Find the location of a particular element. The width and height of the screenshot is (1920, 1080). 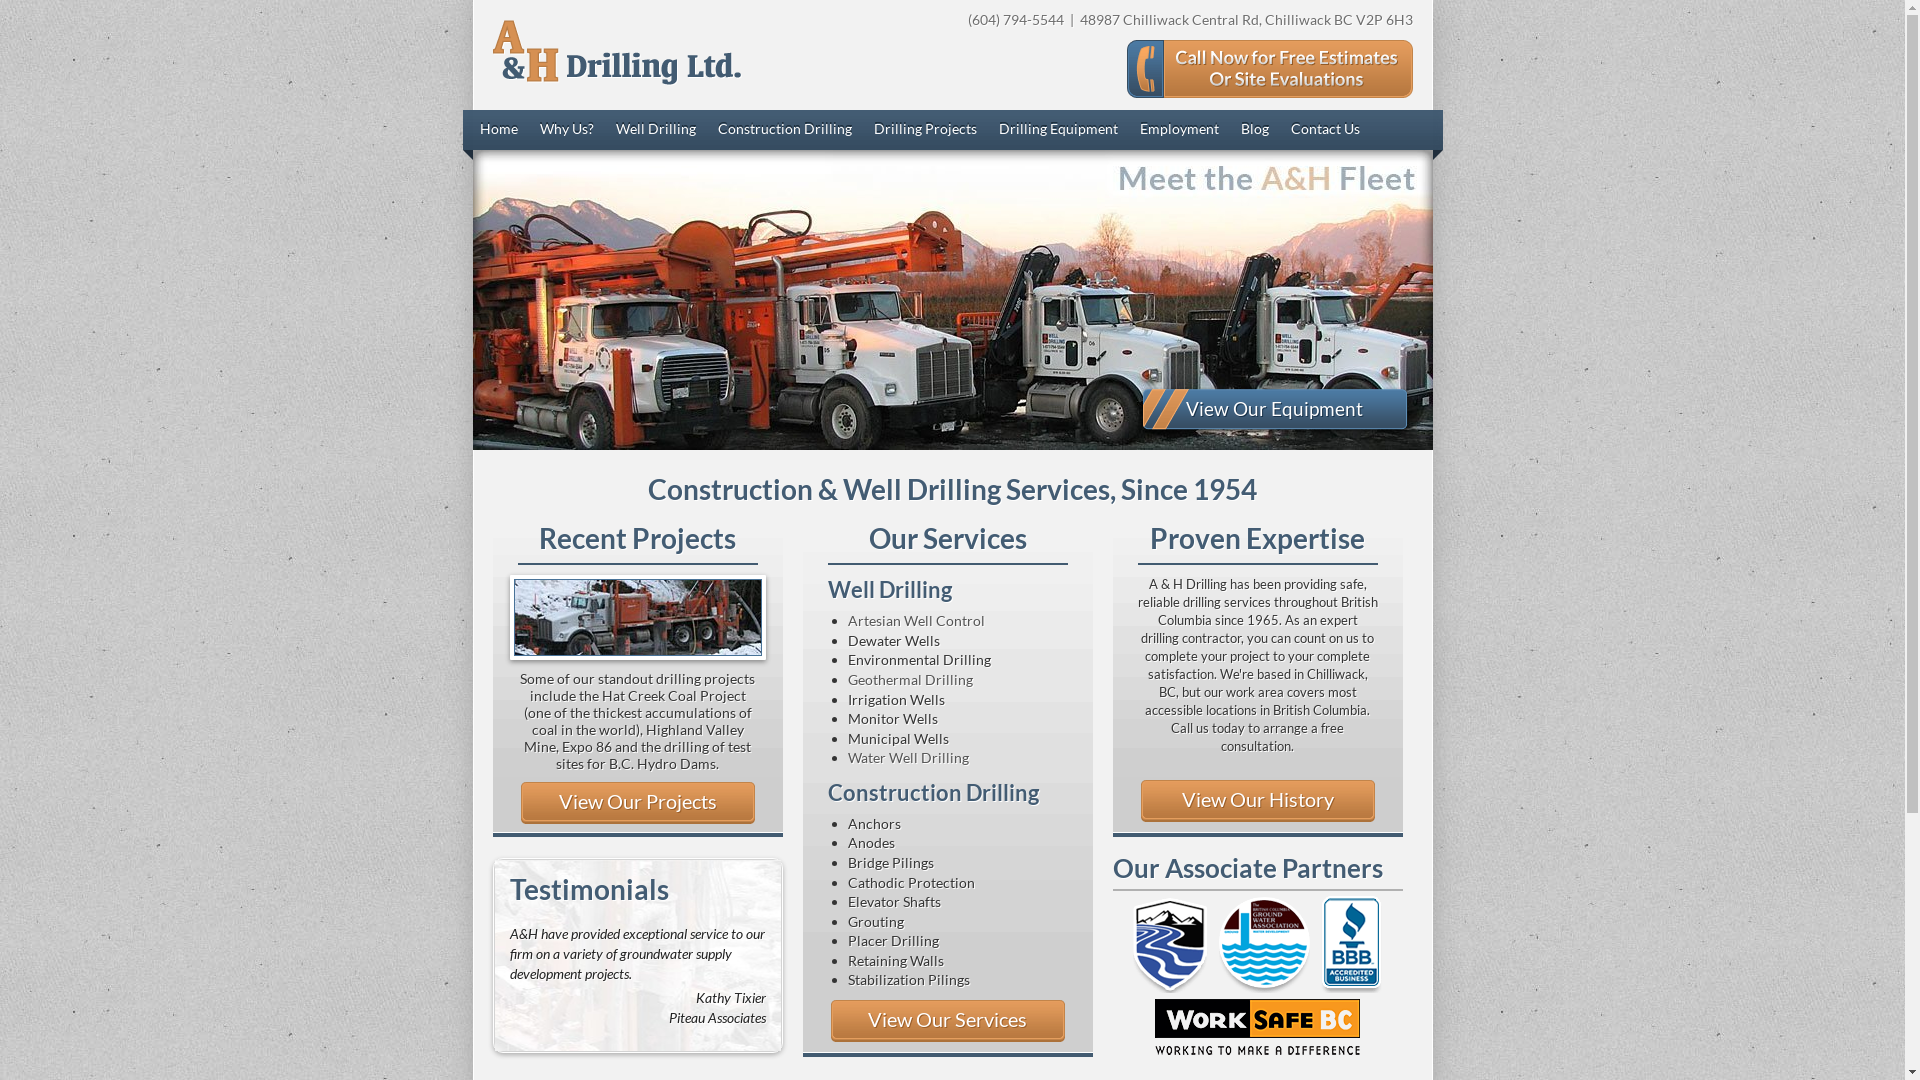

'Artesian Well Control' is located at coordinates (915, 619).